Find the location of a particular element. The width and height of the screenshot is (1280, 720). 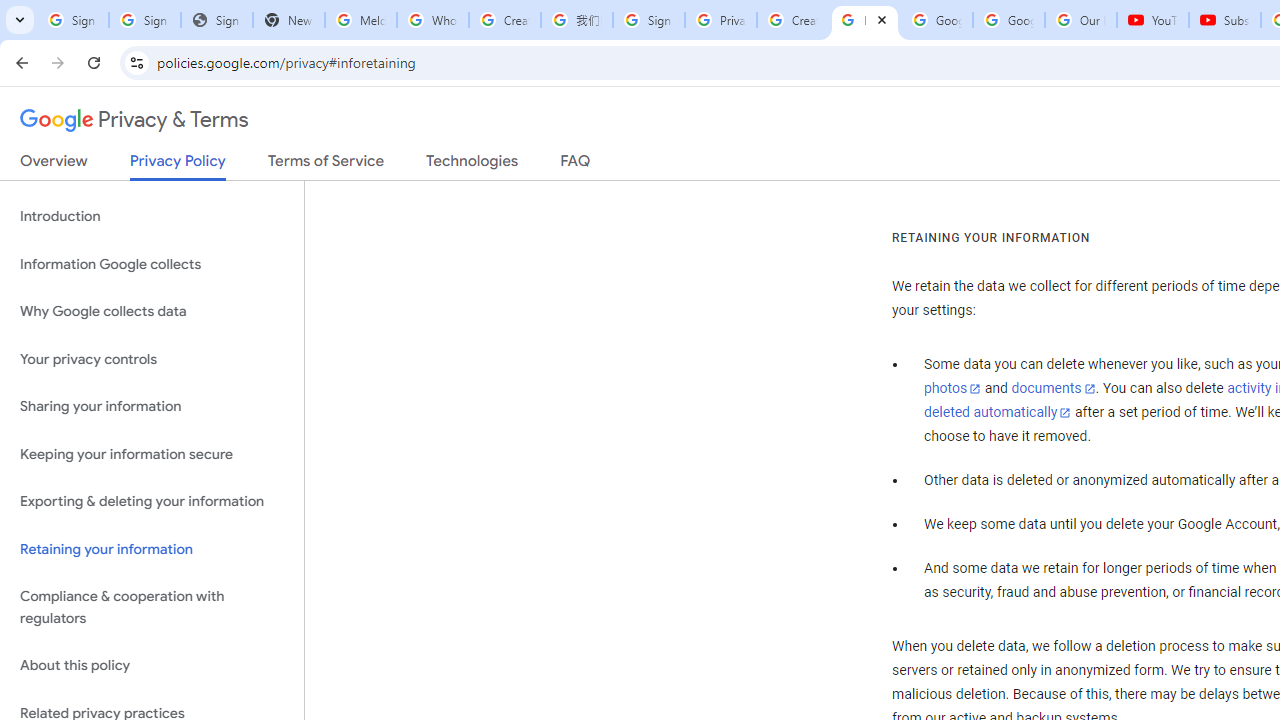

'documents' is located at coordinates (1052, 389).